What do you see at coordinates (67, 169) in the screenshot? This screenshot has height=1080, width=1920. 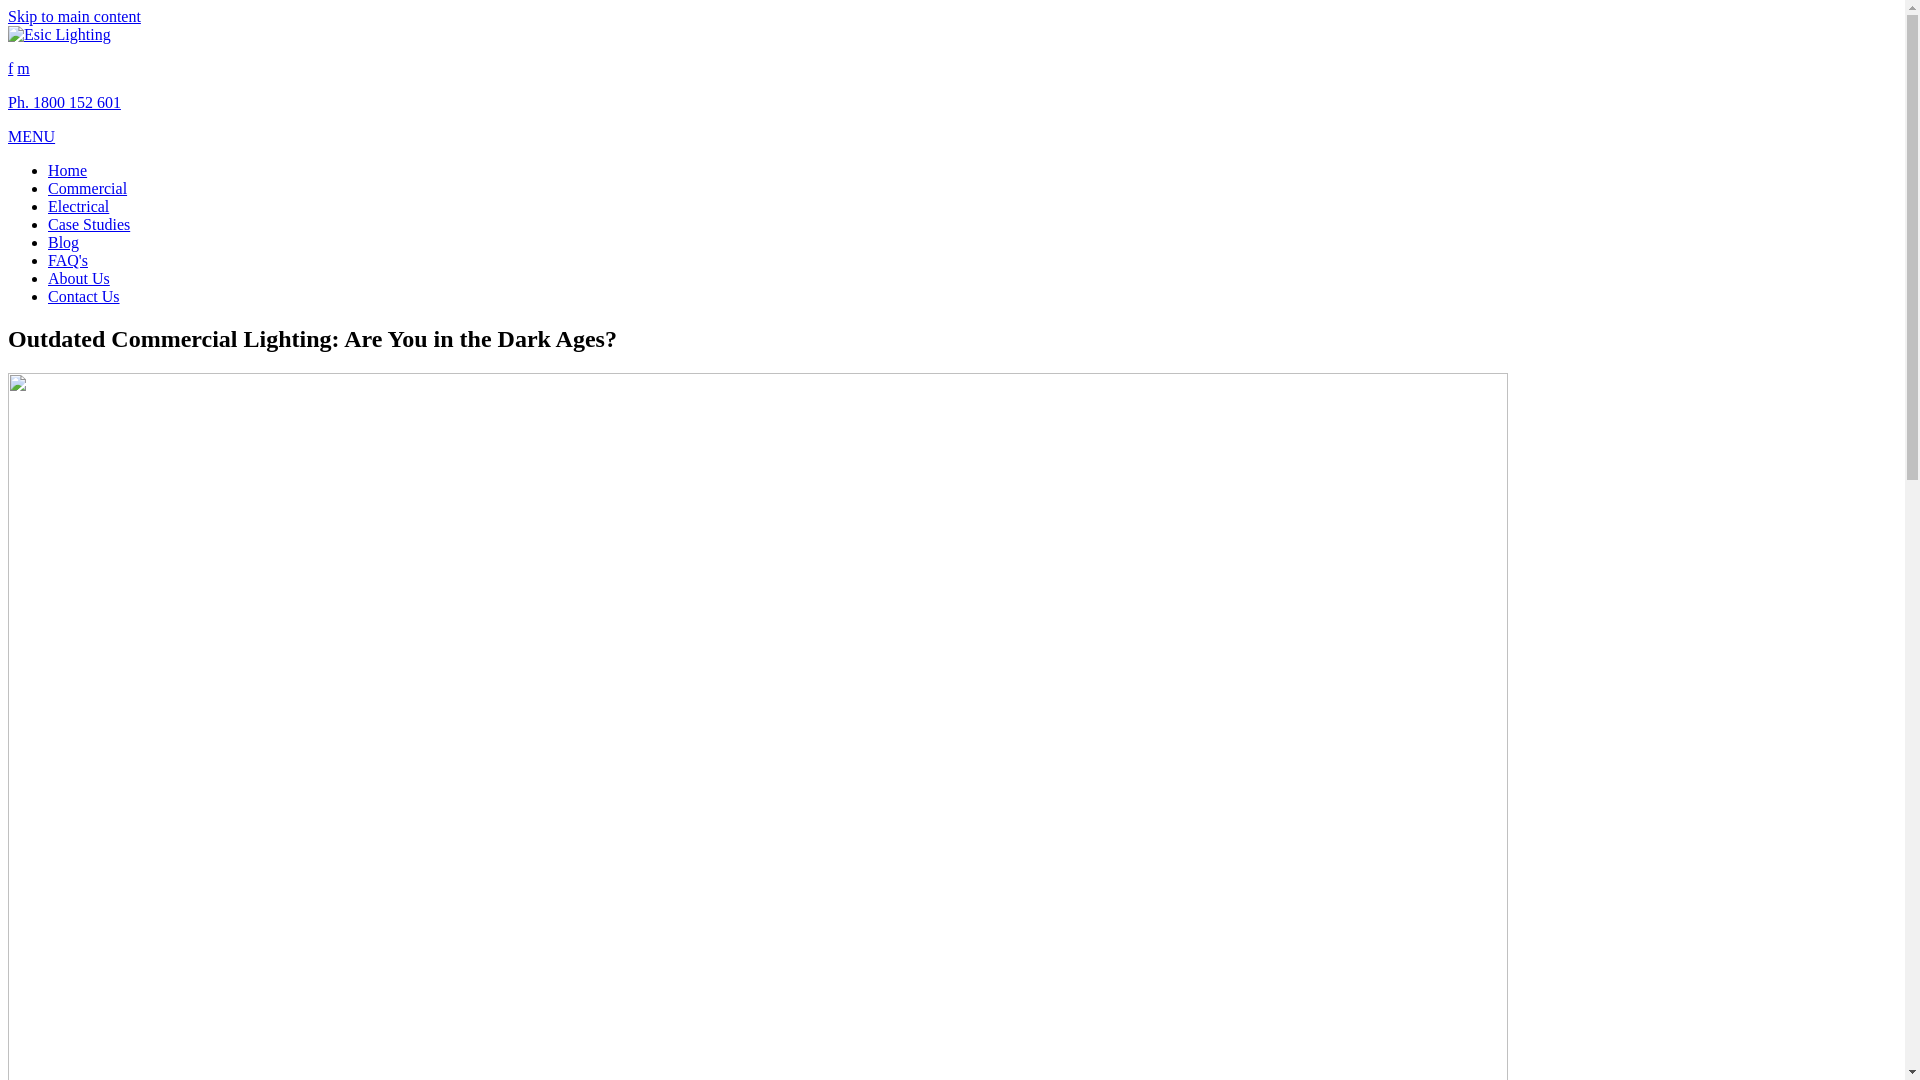 I see `'Home'` at bounding box center [67, 169].